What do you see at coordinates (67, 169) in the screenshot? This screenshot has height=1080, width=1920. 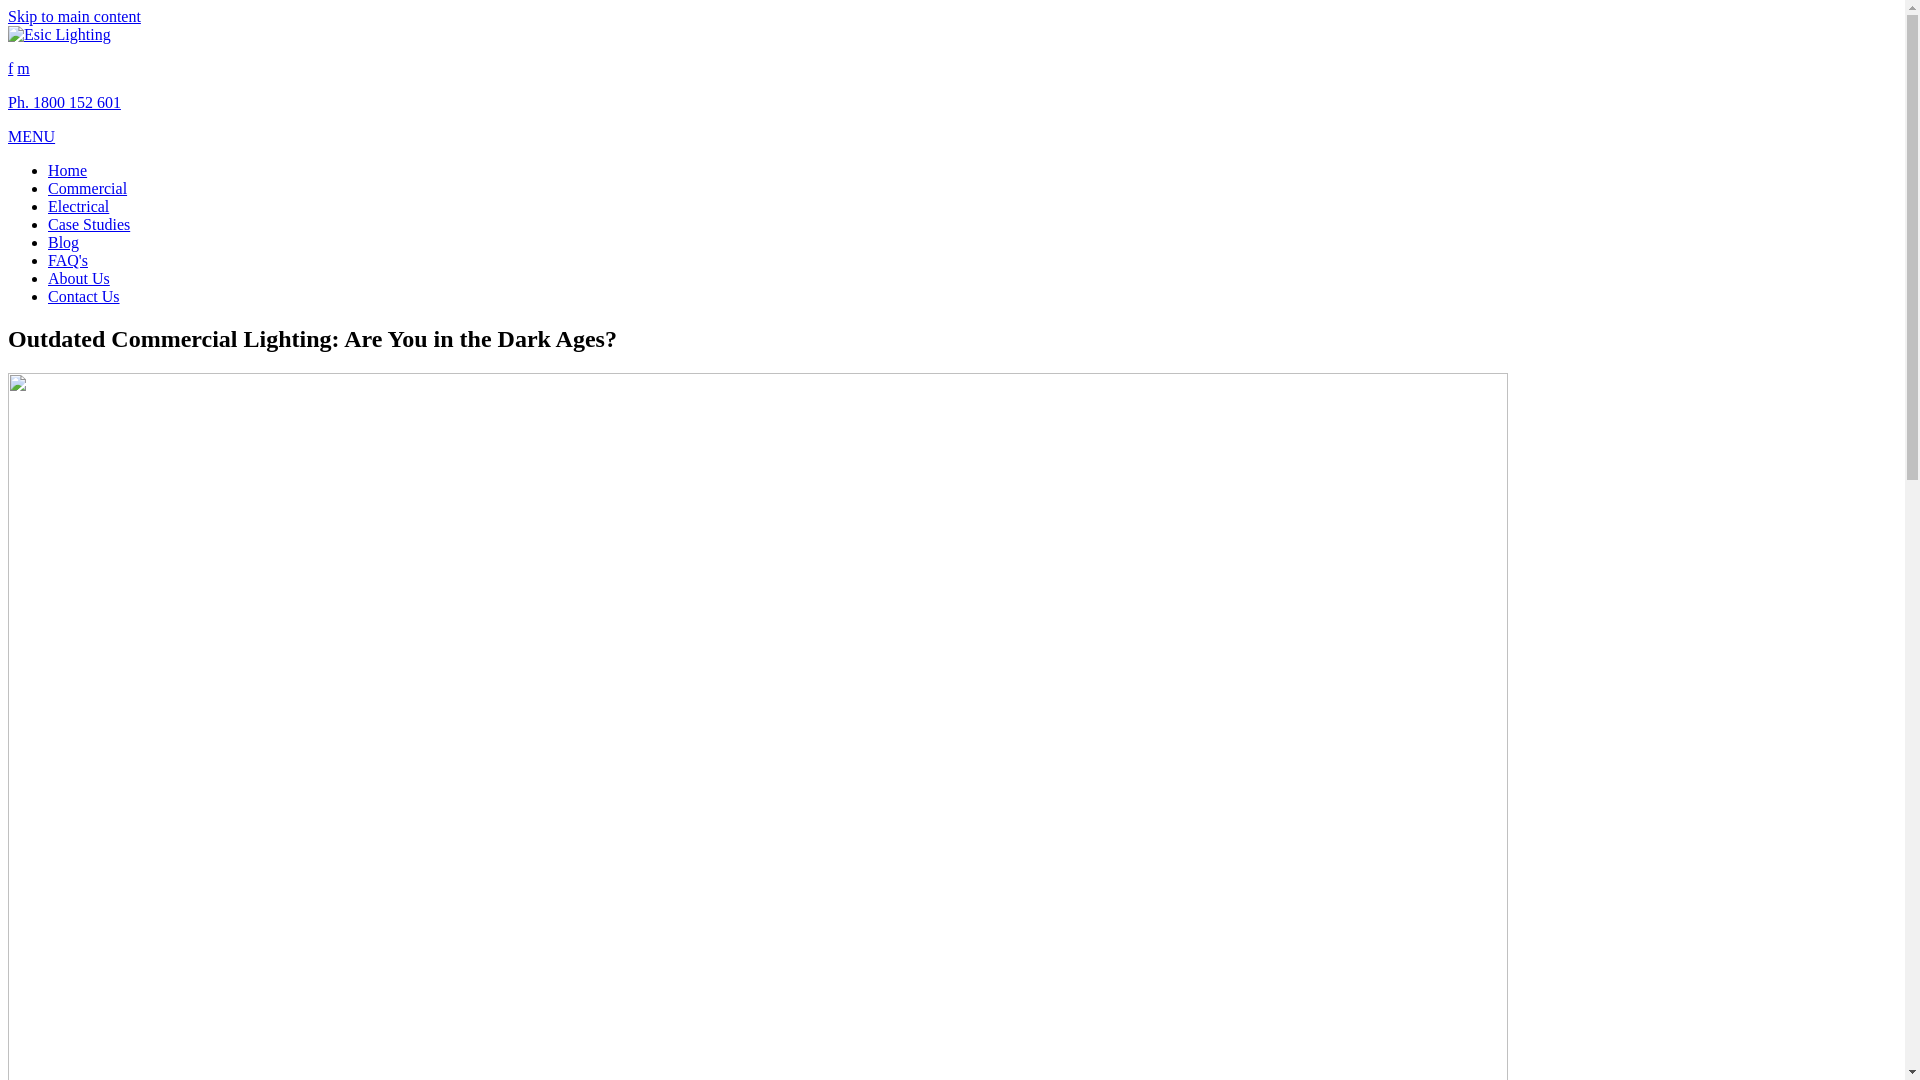 I see `'Home'` at bounding box center [67, 169].